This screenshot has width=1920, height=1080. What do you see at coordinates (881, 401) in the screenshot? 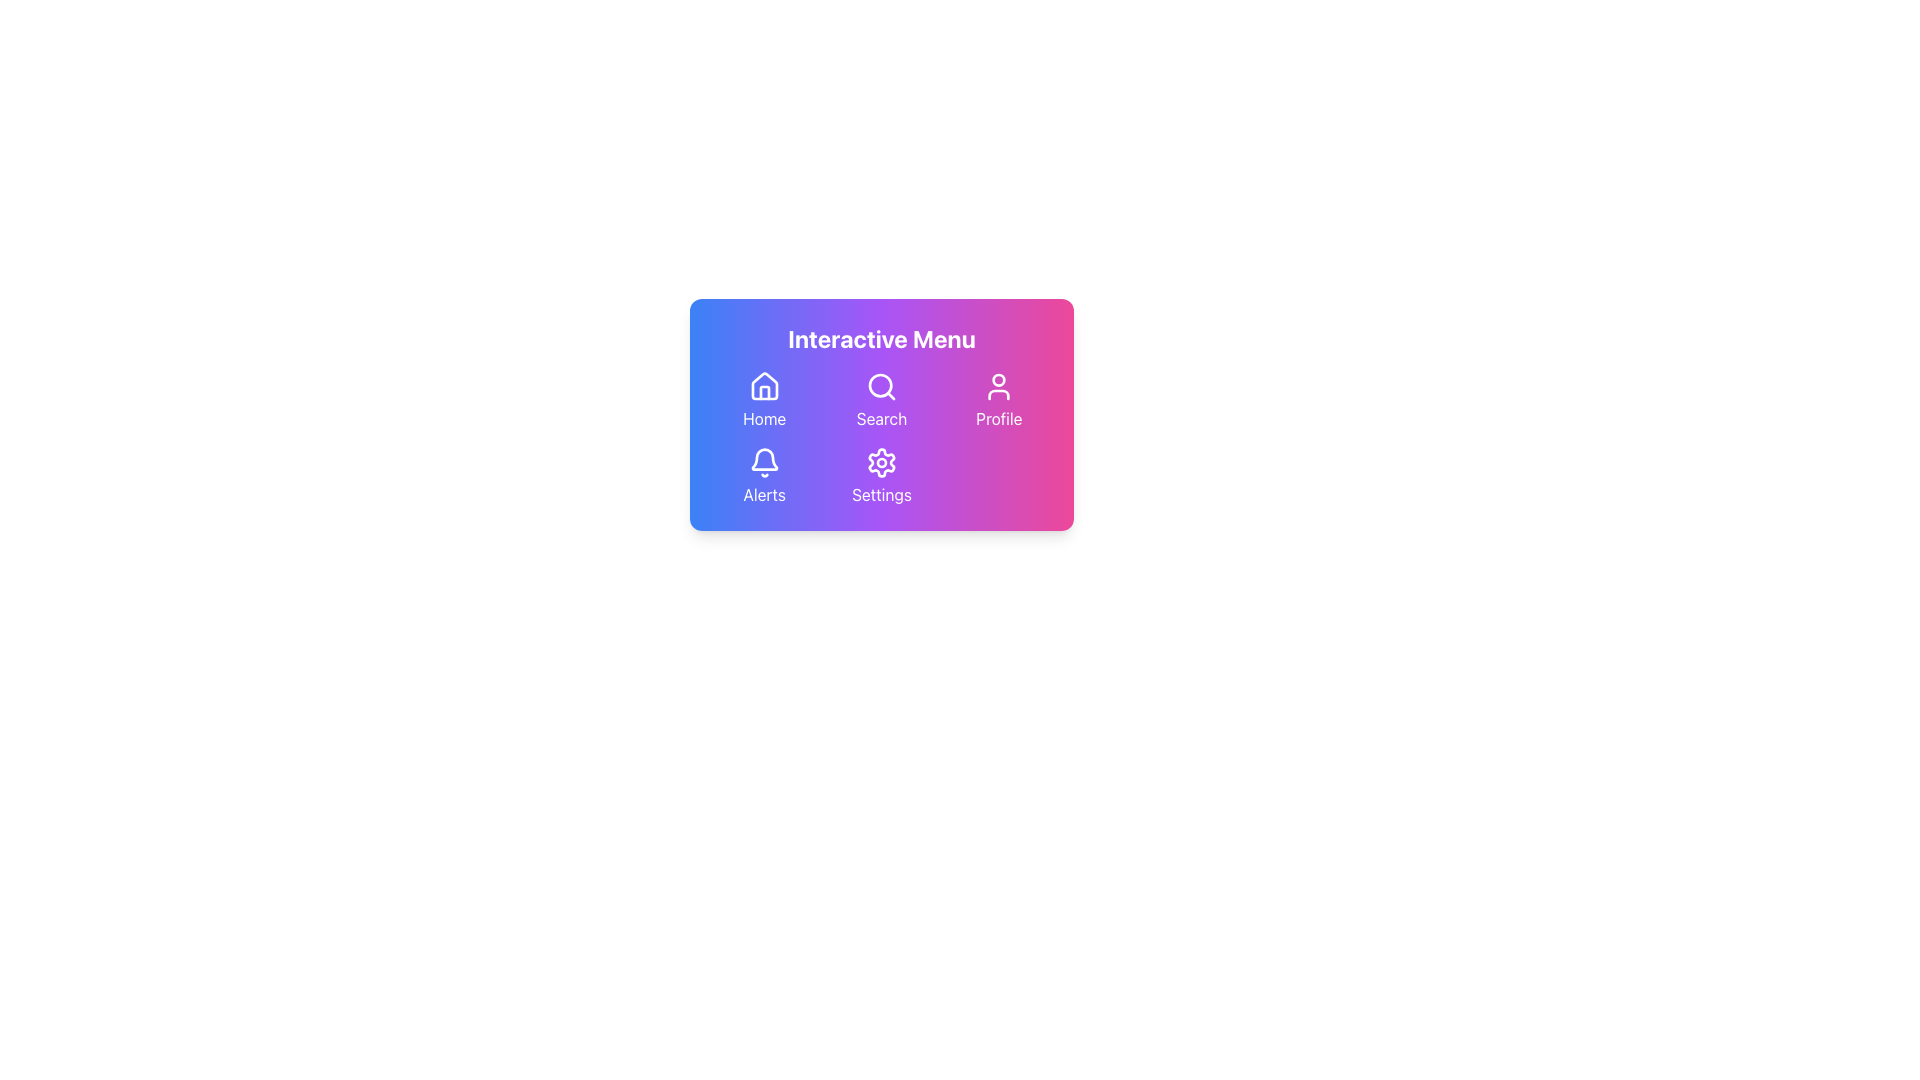
I see `the 'Search' button, which features a magnifying glass icon and is styled in white on a gradient blue to pink background, located in the upper row of the interactive menu` at bounding box center [881, 401].